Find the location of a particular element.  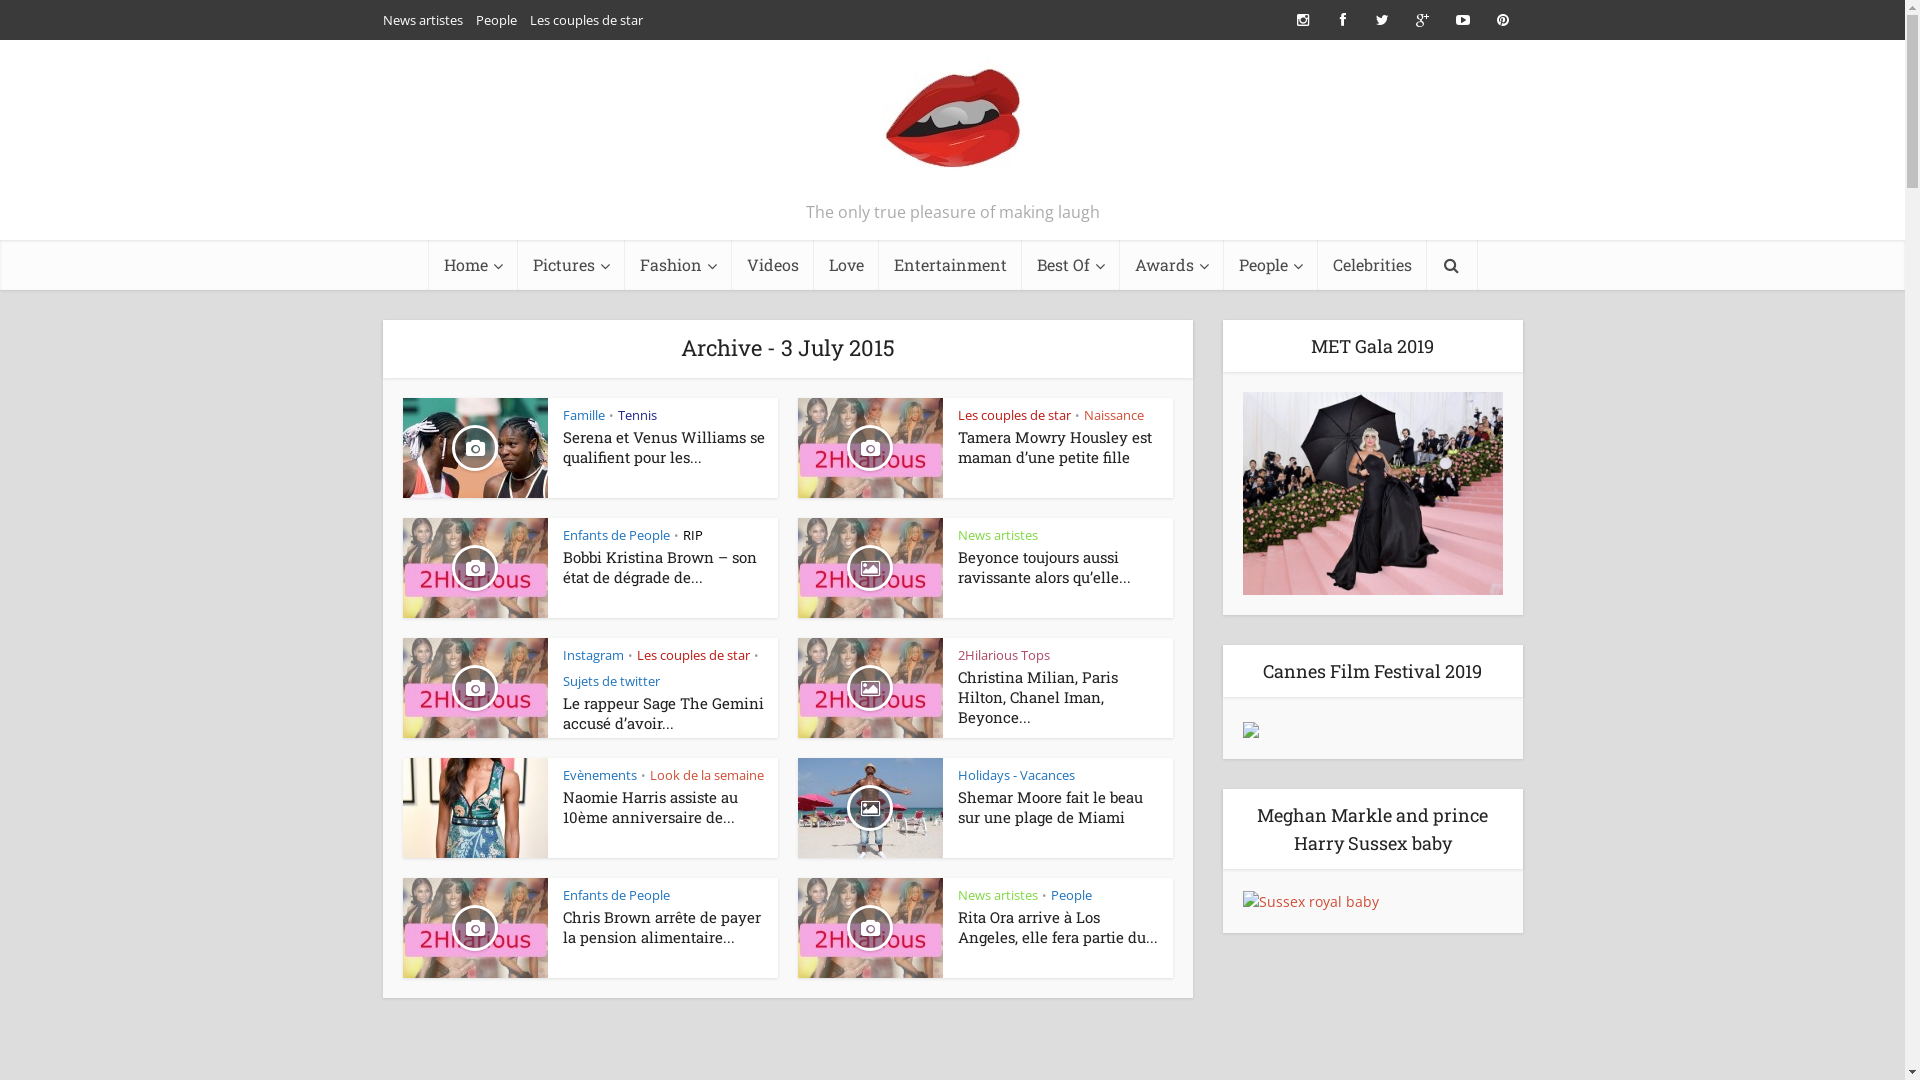

'Celebrities' is located at coordinates (1371, 264).